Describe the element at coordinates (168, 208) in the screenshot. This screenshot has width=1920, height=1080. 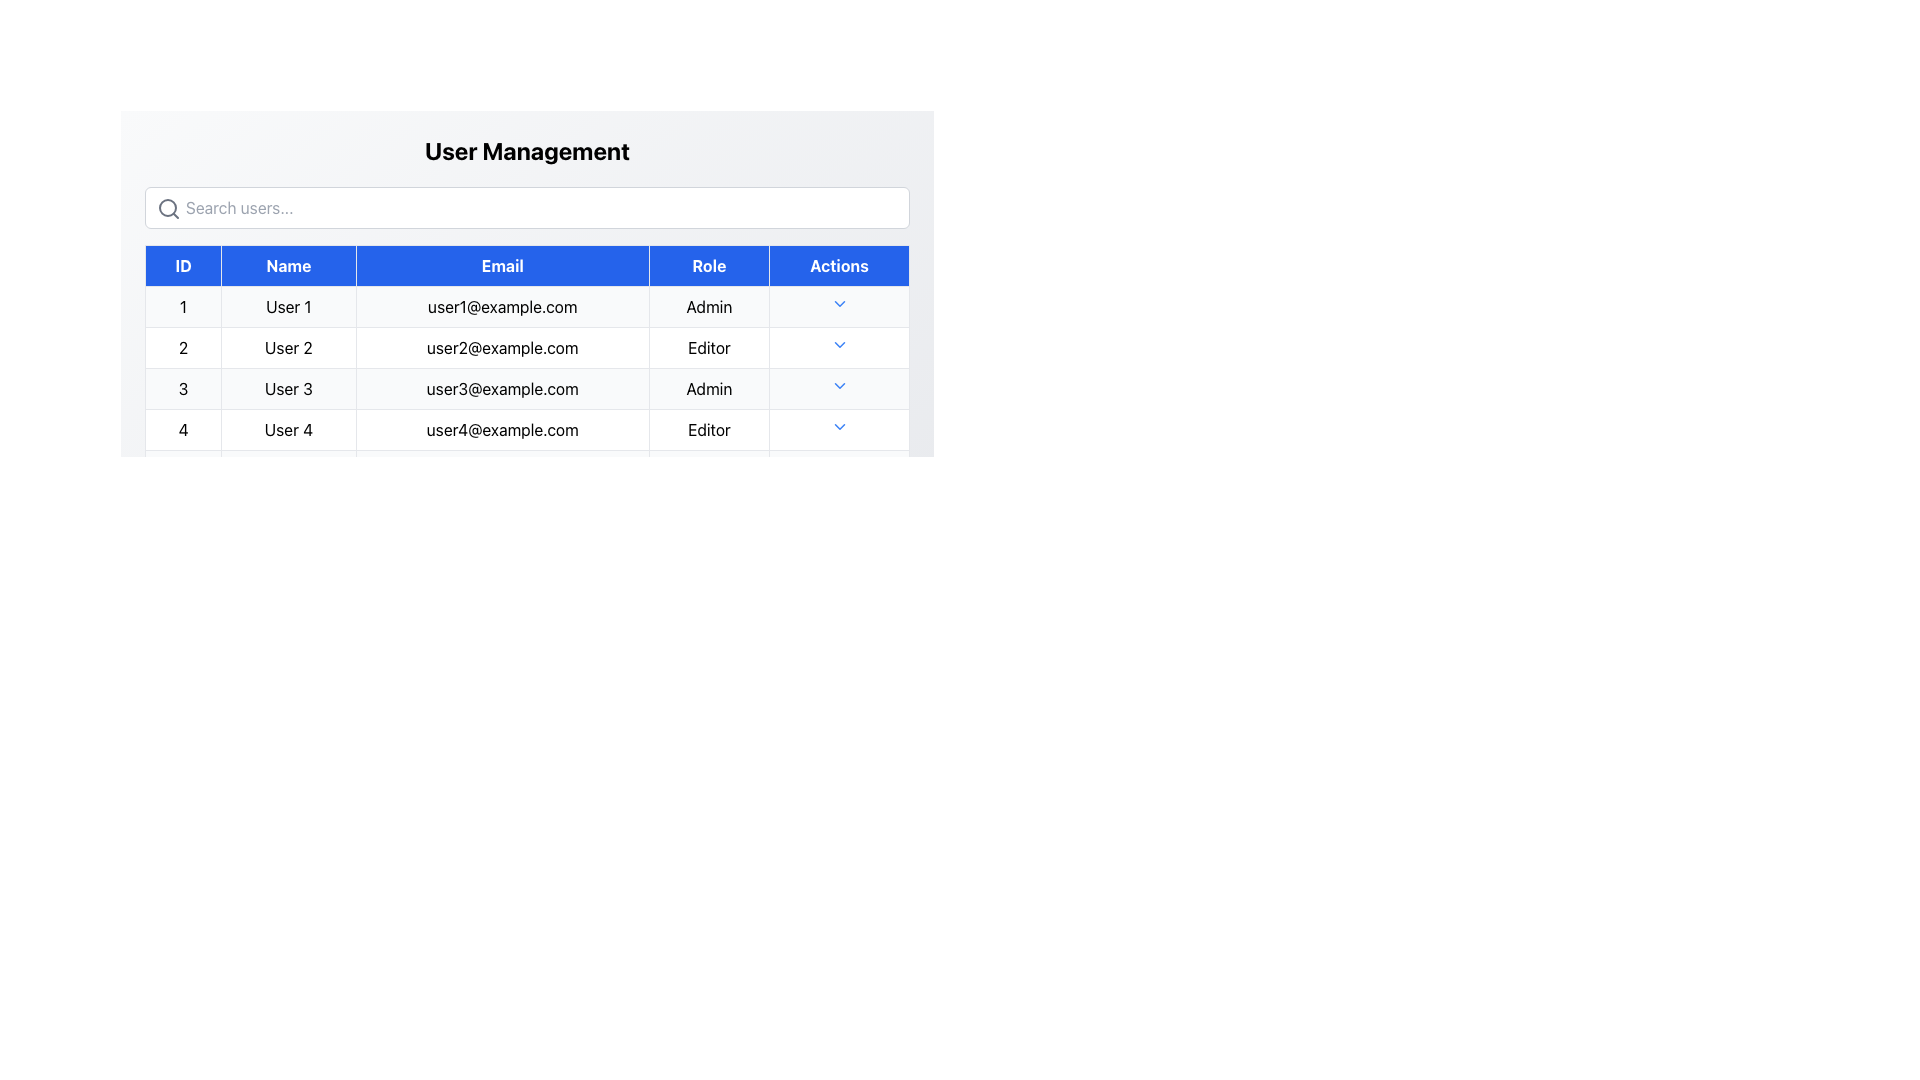
I see `the search icon located at the left edge of the input field in the user management interface, next to the 'Search users...' placeholder text` at that location.